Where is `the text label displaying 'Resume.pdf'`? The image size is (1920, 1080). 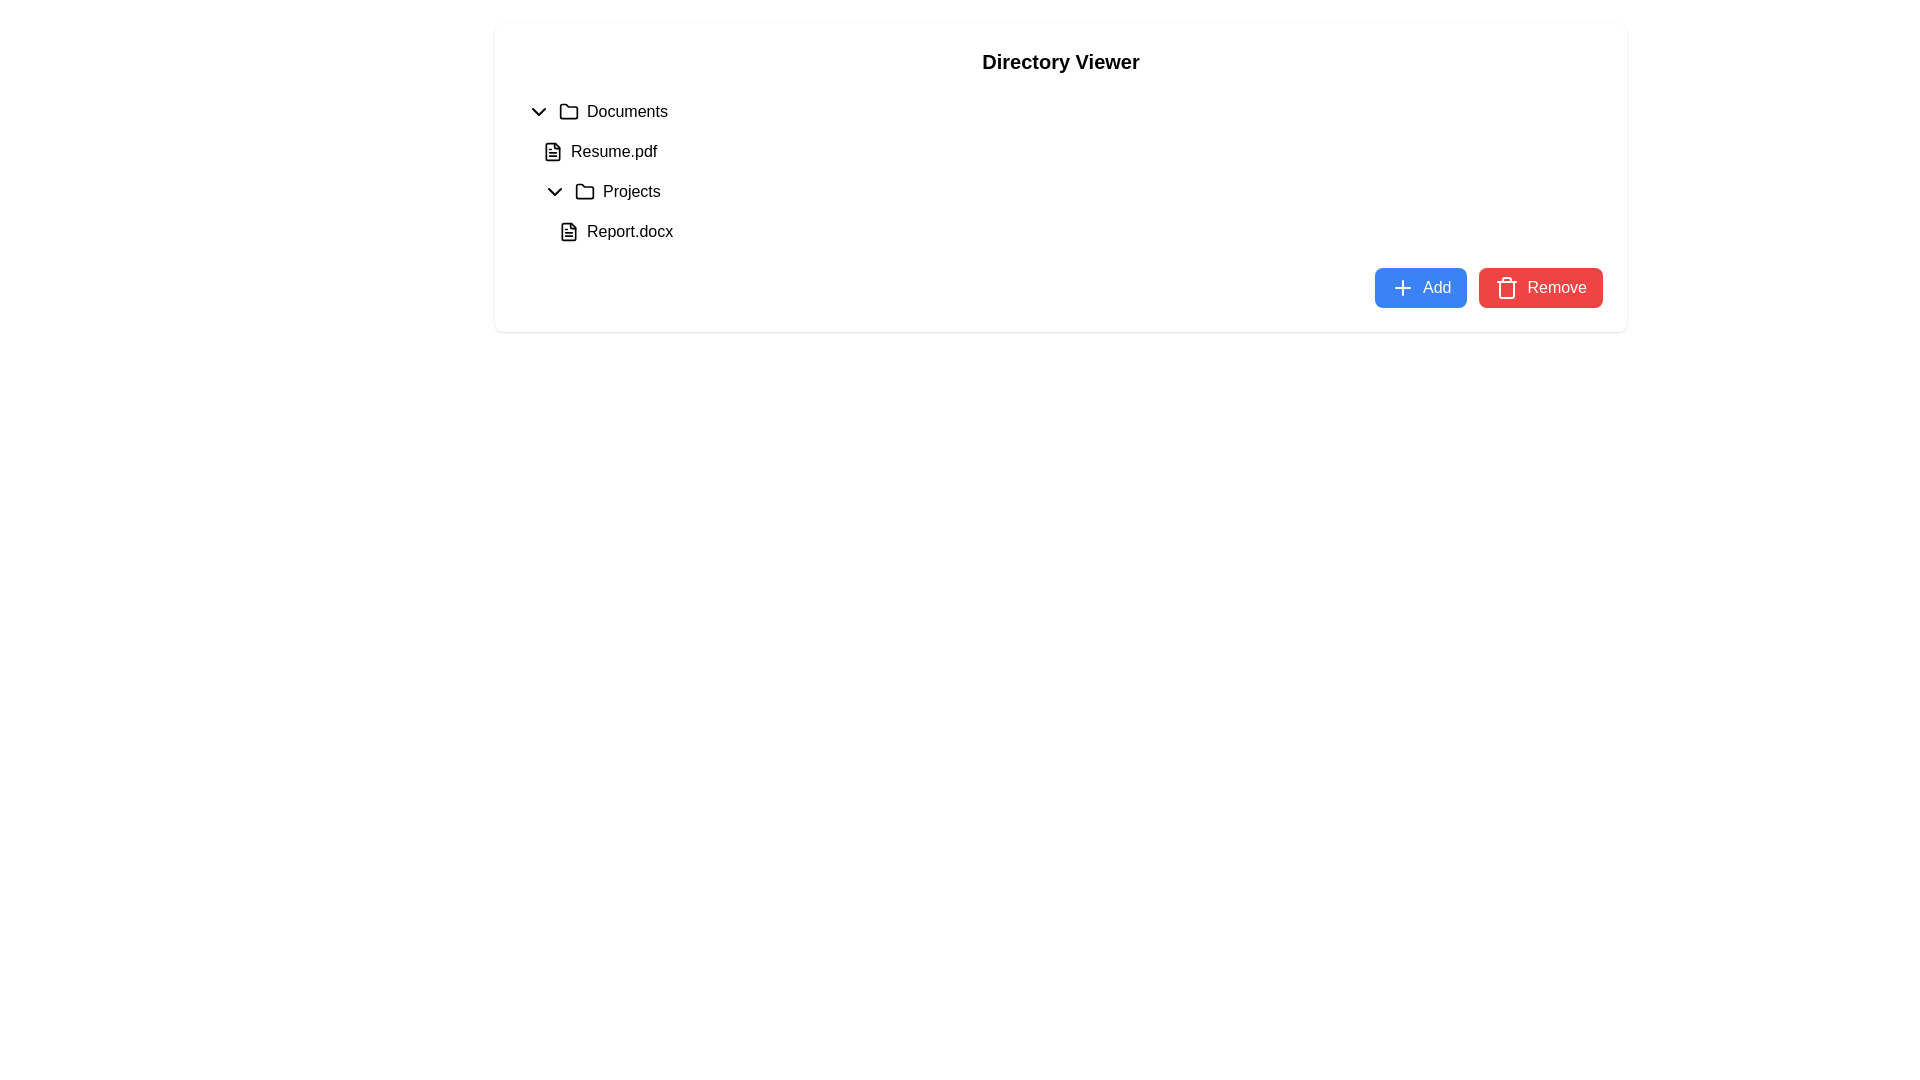
the text label displaying 'Resume.pdf' is located at coordinates (613, 150).